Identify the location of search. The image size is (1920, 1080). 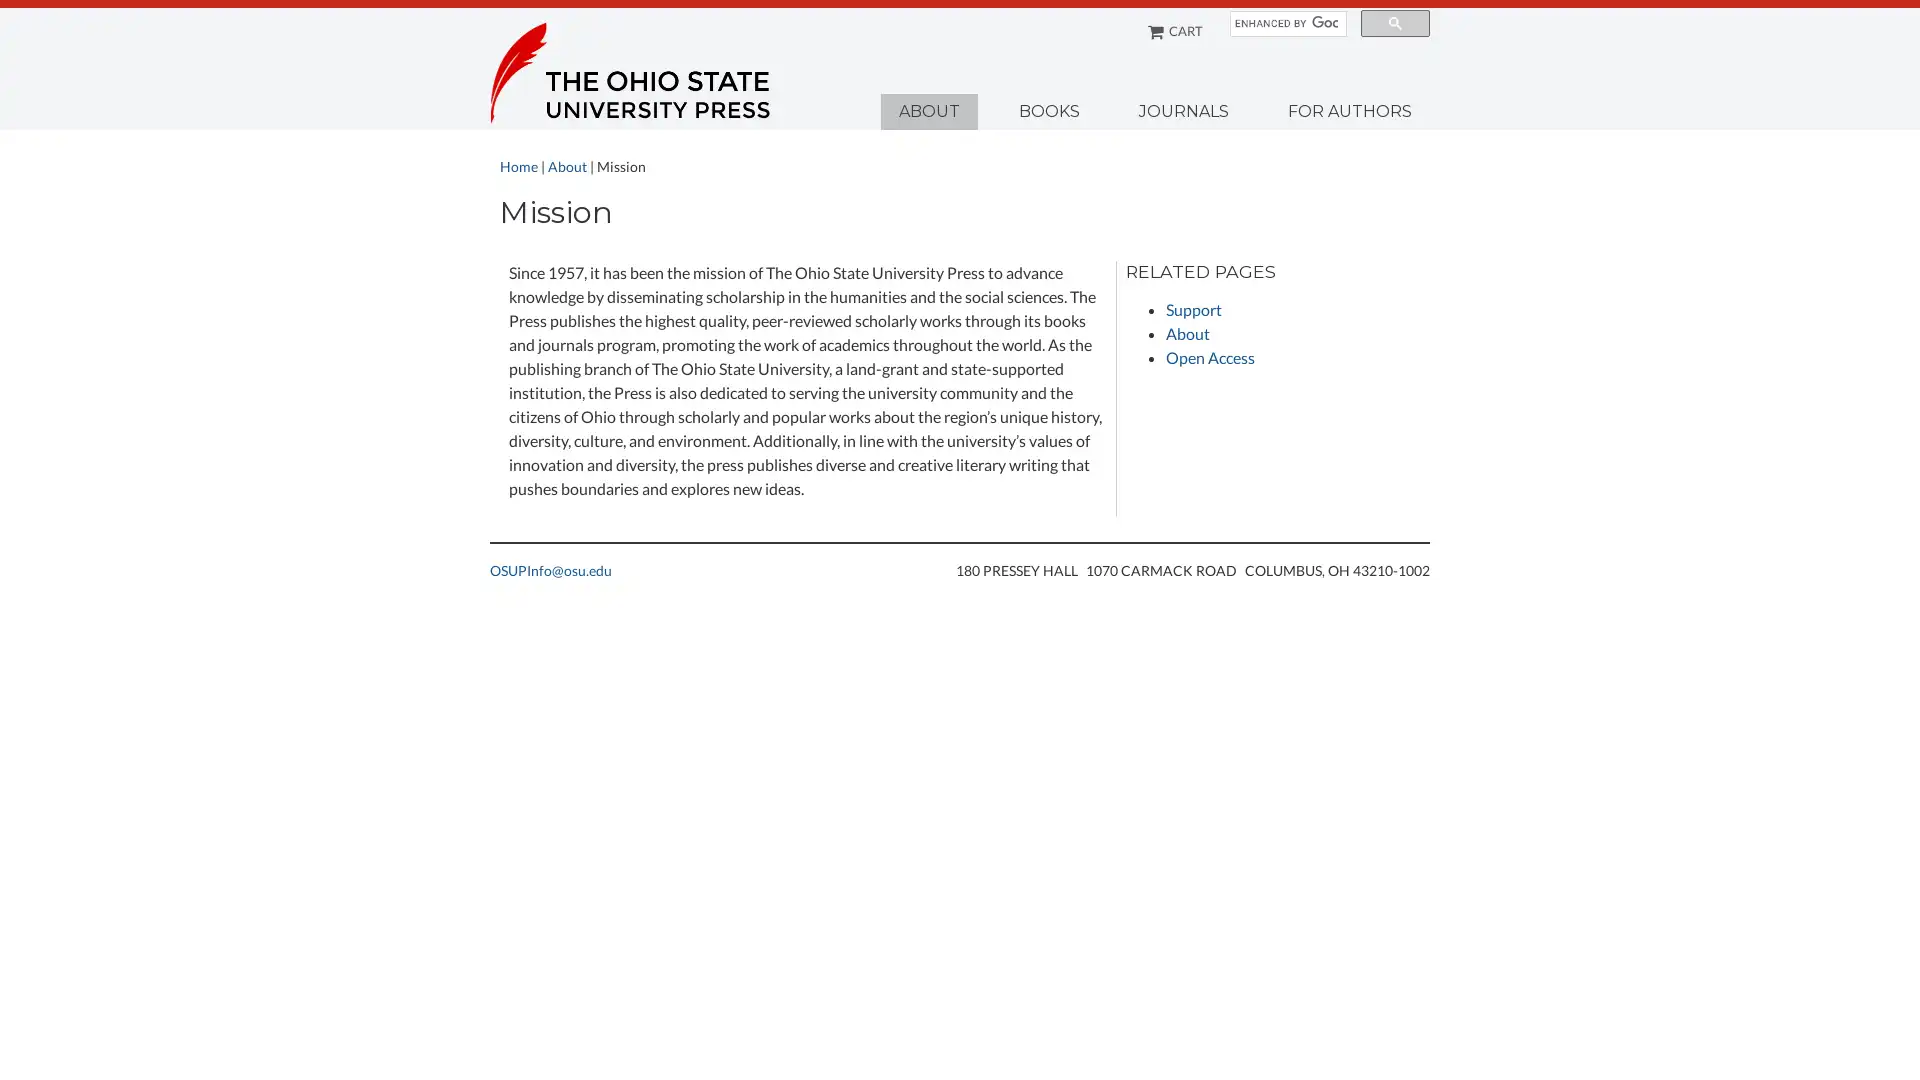
(1394, 23).